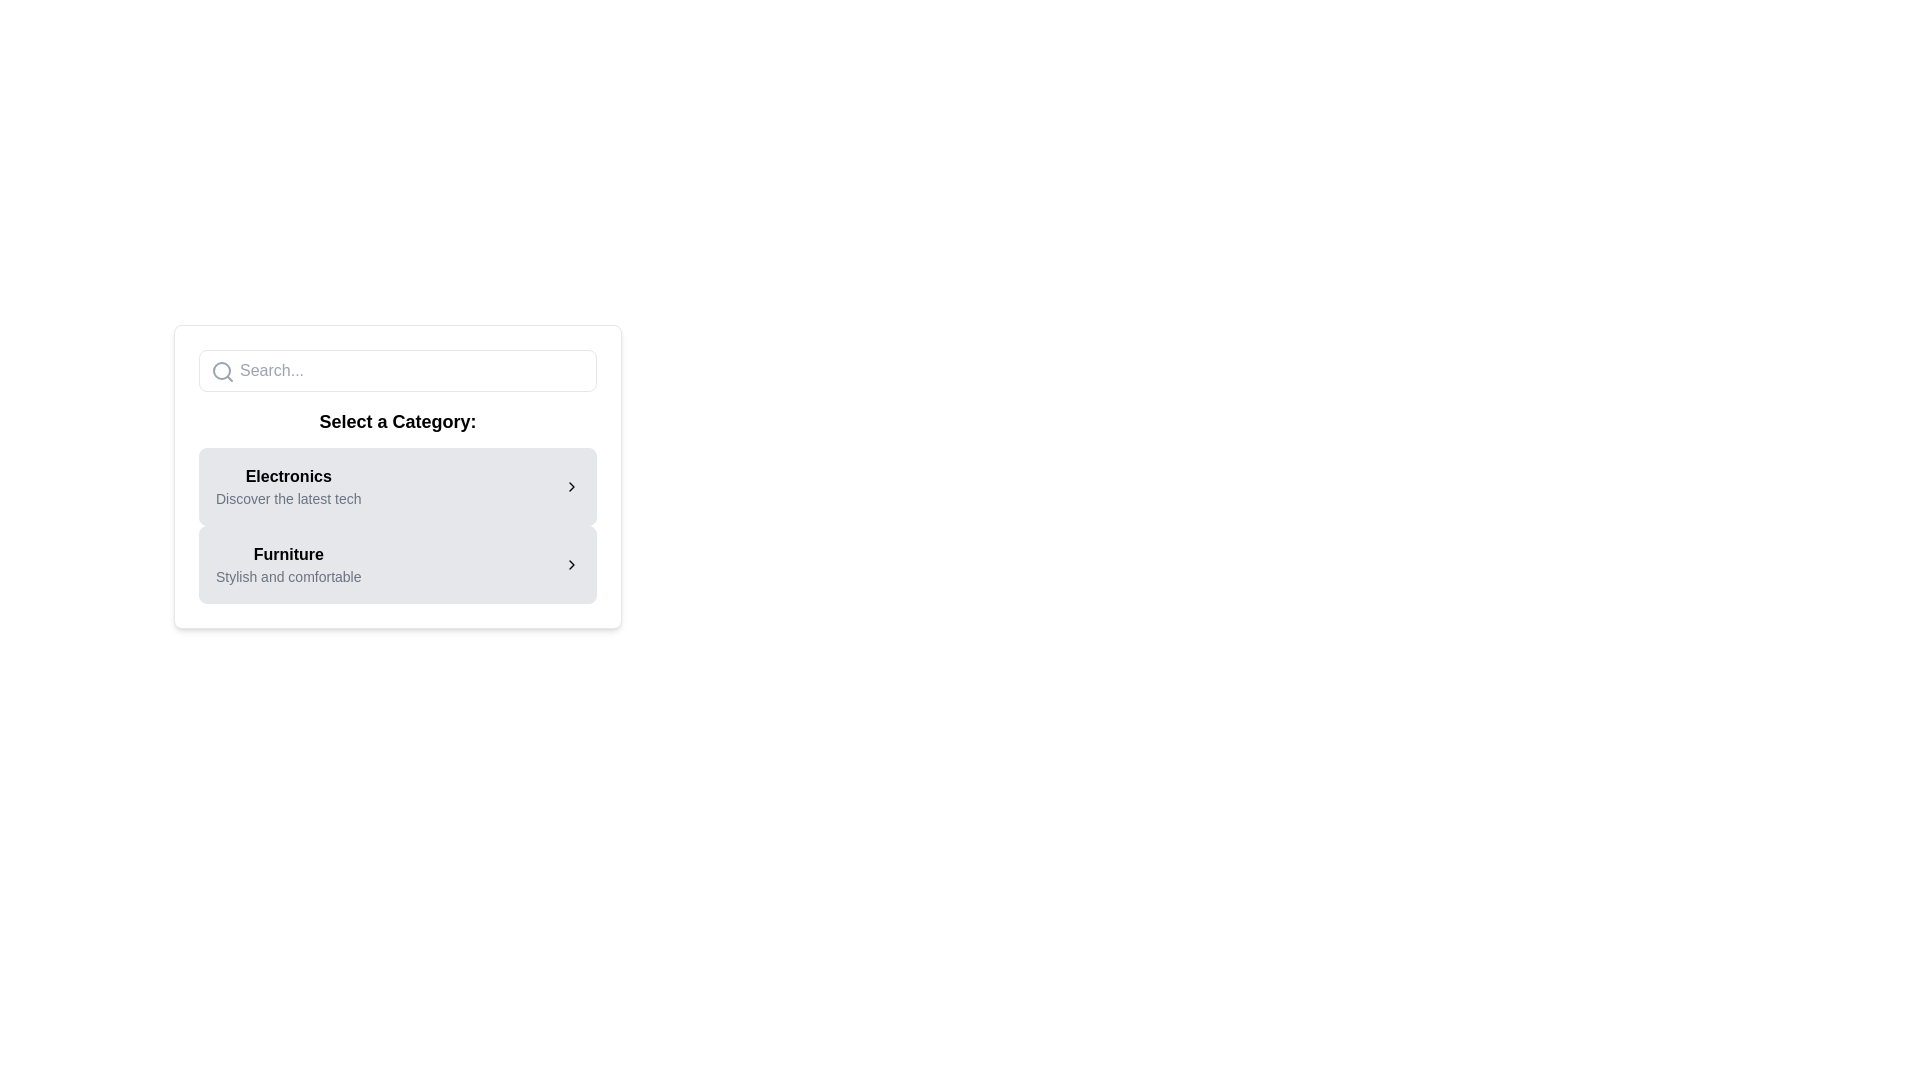  Describe the element at coordinates (287, 564) in the screenshot. I see `the Text label displaying the heading 'Furniture' and subheading 'Stylish and comfortable'` at that location.